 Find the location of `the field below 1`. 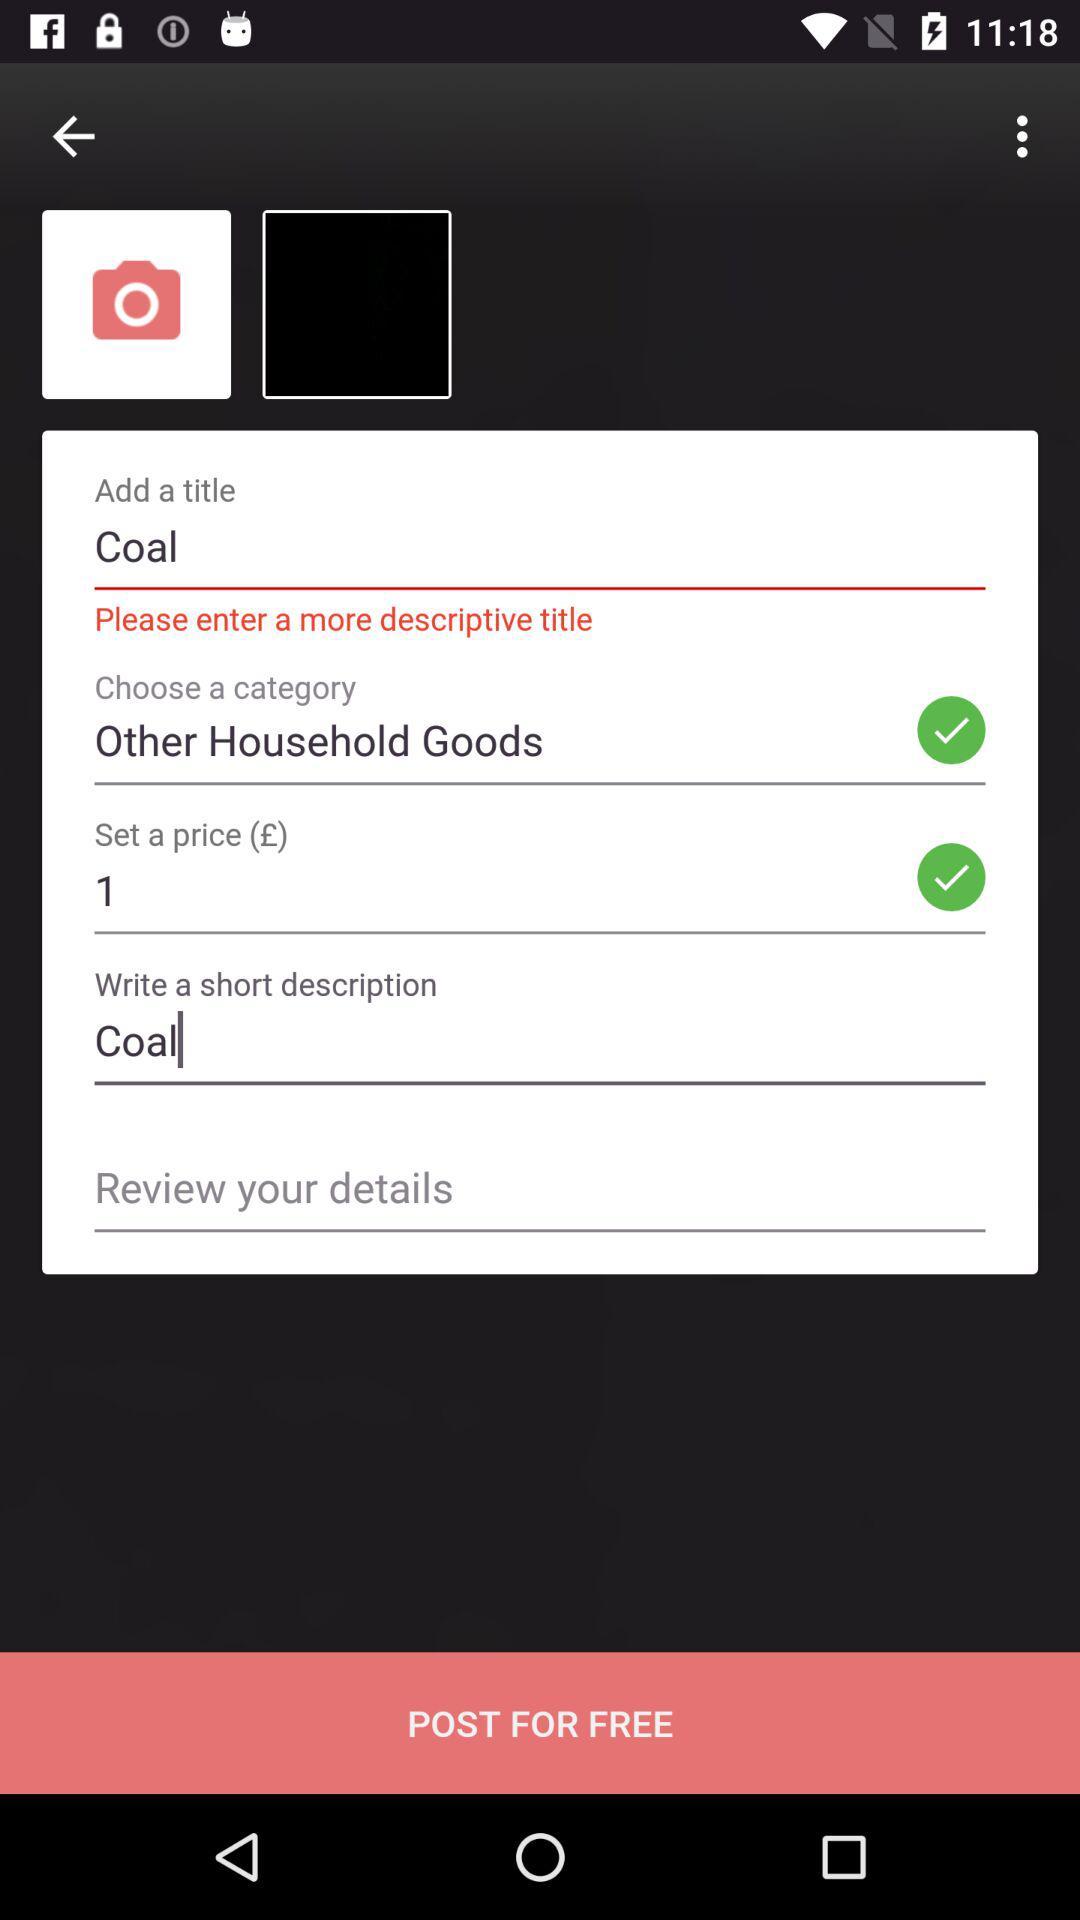

the field below 1 is located at coordinates (540, 1009).